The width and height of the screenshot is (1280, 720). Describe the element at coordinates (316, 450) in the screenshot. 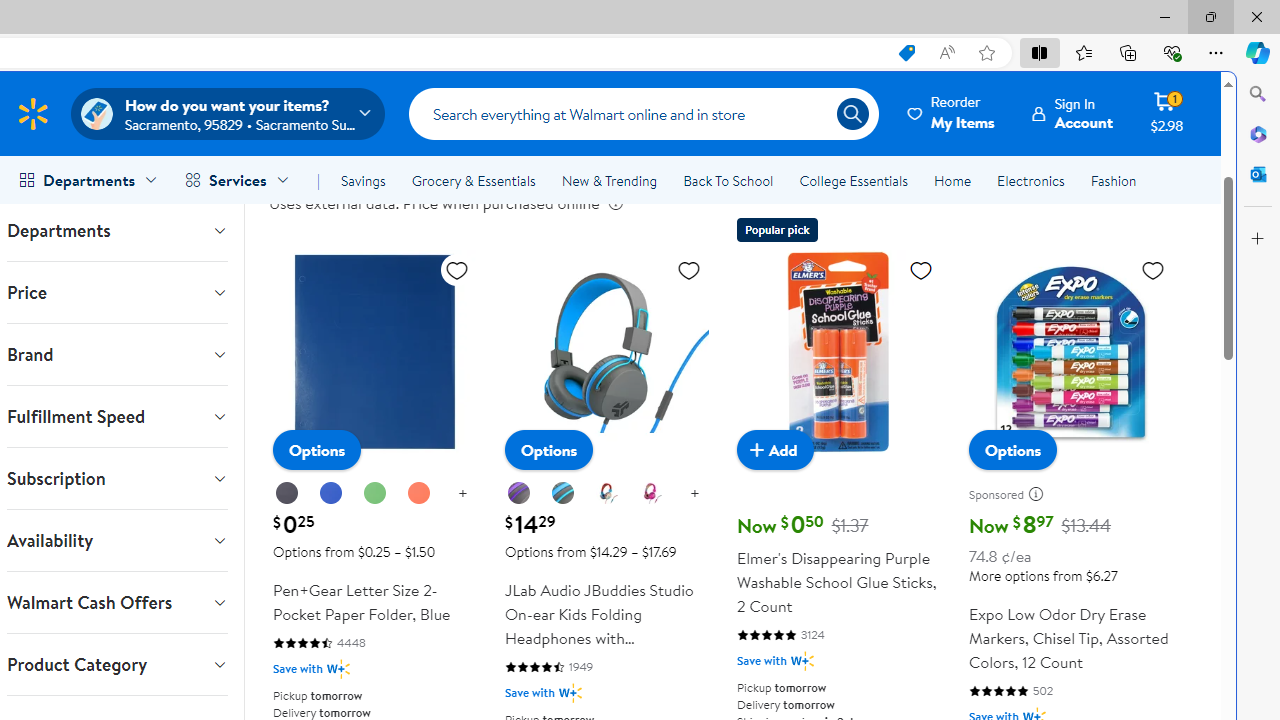

I see `'Options - Pen+Gear Letter Size 2-Pocket Paper Folder, Blue'` at that location.